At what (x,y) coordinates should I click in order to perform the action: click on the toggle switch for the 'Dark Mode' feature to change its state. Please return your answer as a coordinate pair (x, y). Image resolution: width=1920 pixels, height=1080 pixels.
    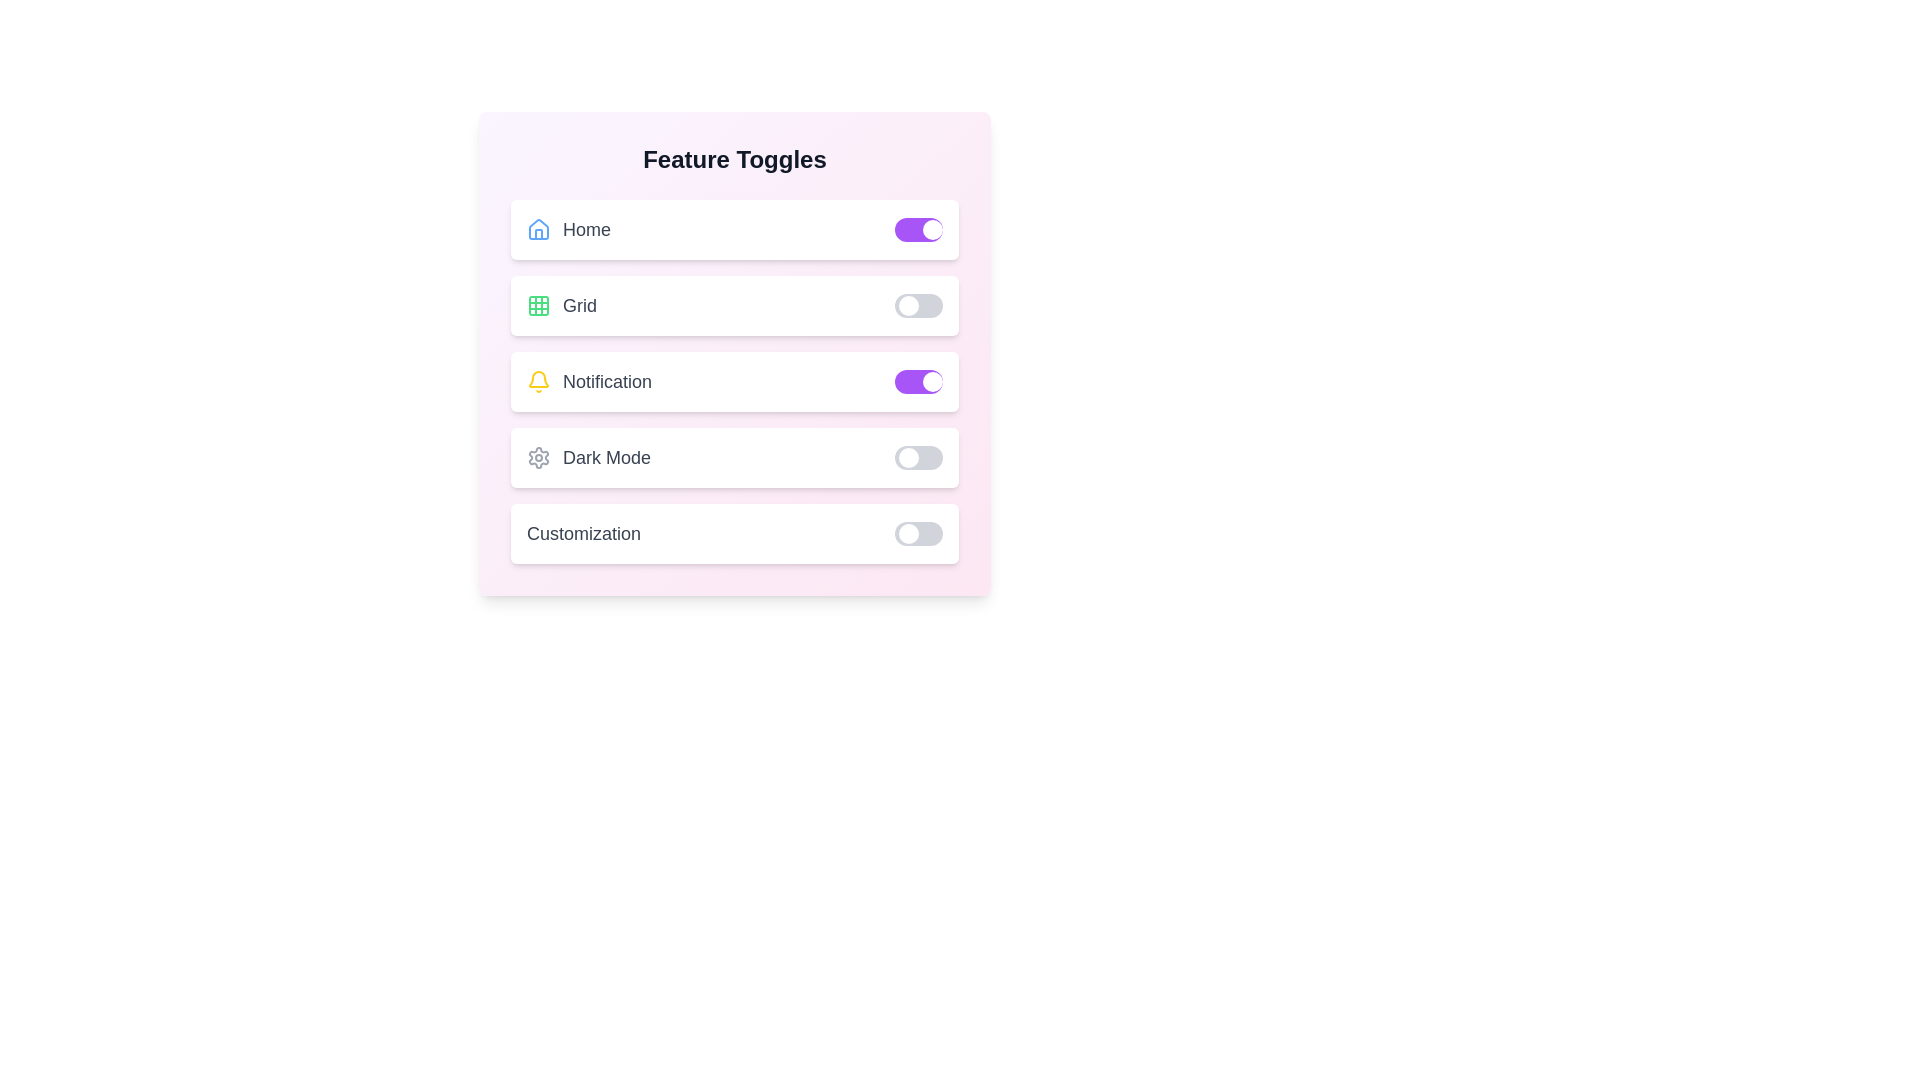
    Looking at the image, I should click on (917, 458).